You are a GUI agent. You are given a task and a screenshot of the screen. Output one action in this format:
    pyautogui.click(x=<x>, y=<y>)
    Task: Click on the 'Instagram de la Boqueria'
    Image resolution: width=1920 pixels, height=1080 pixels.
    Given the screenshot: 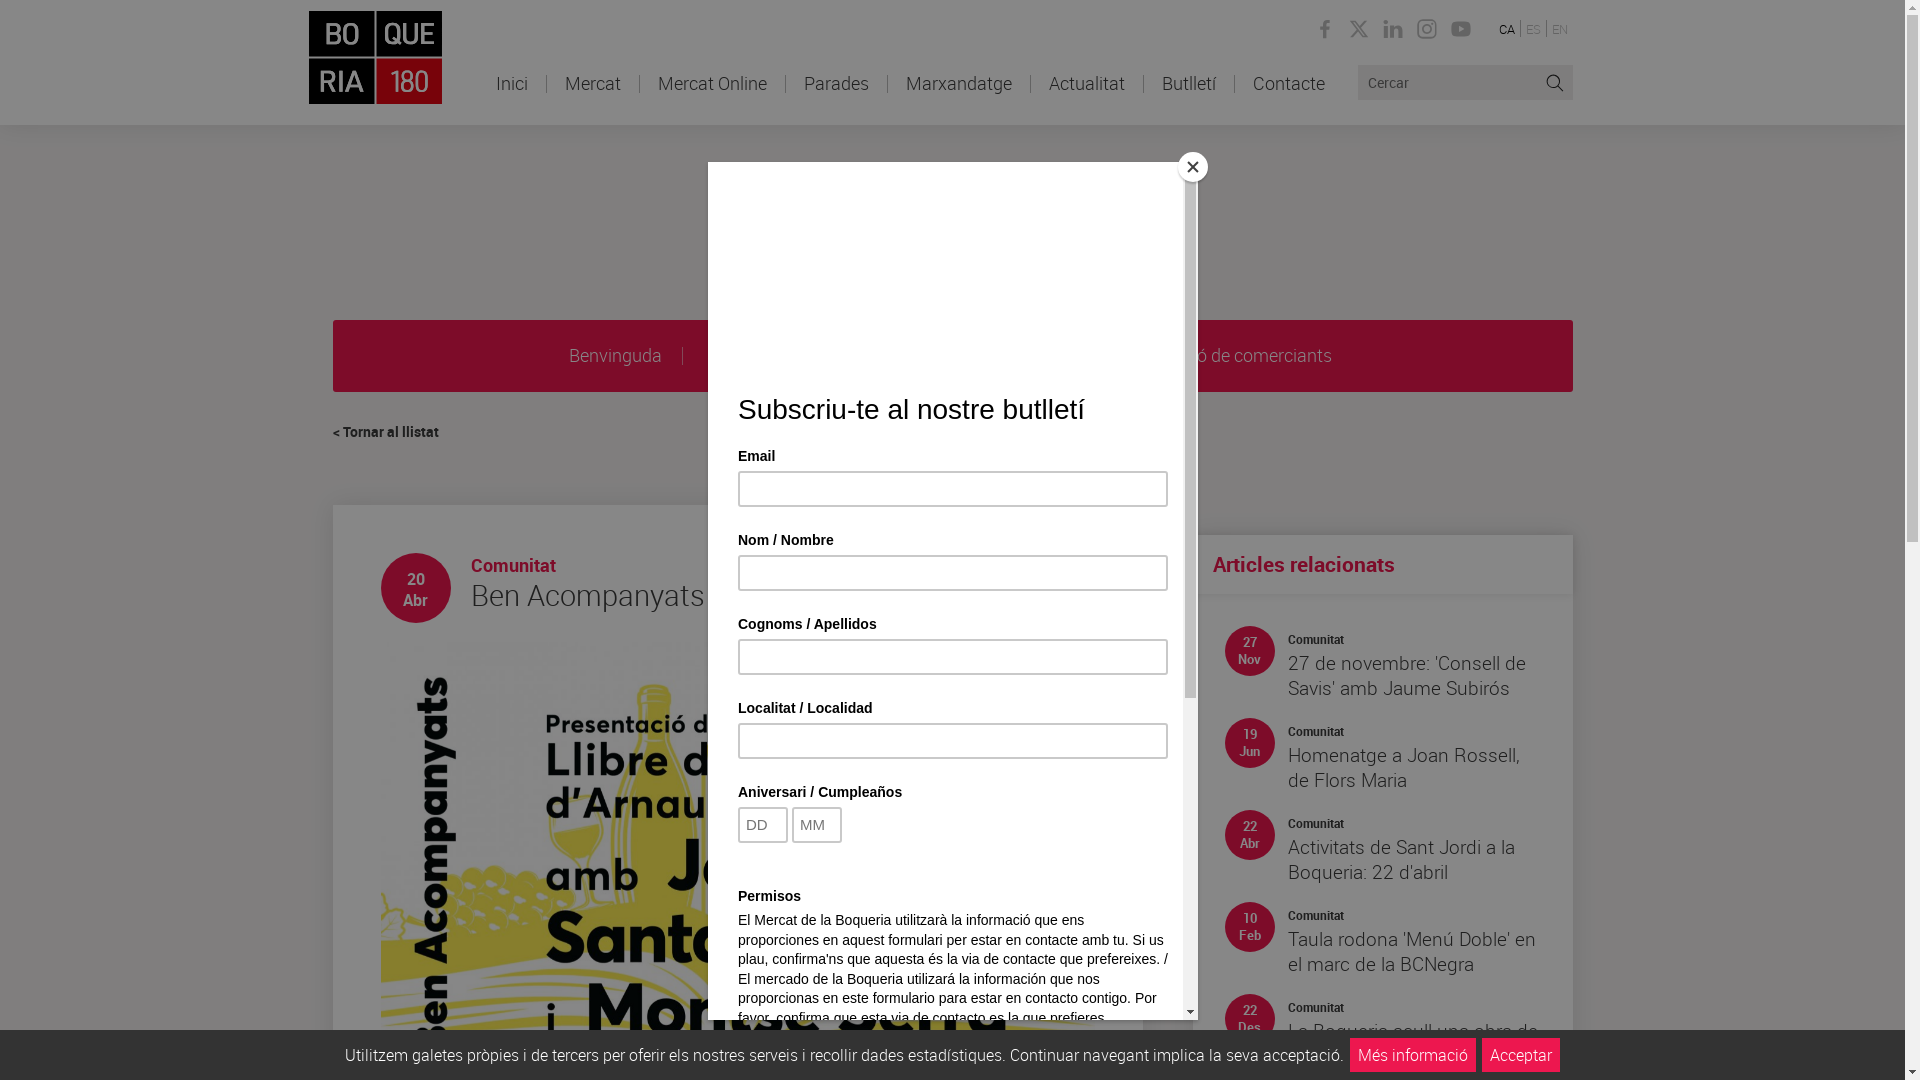 What is the action you would take?
    pyautogui.click(x=1425, y=31)
    